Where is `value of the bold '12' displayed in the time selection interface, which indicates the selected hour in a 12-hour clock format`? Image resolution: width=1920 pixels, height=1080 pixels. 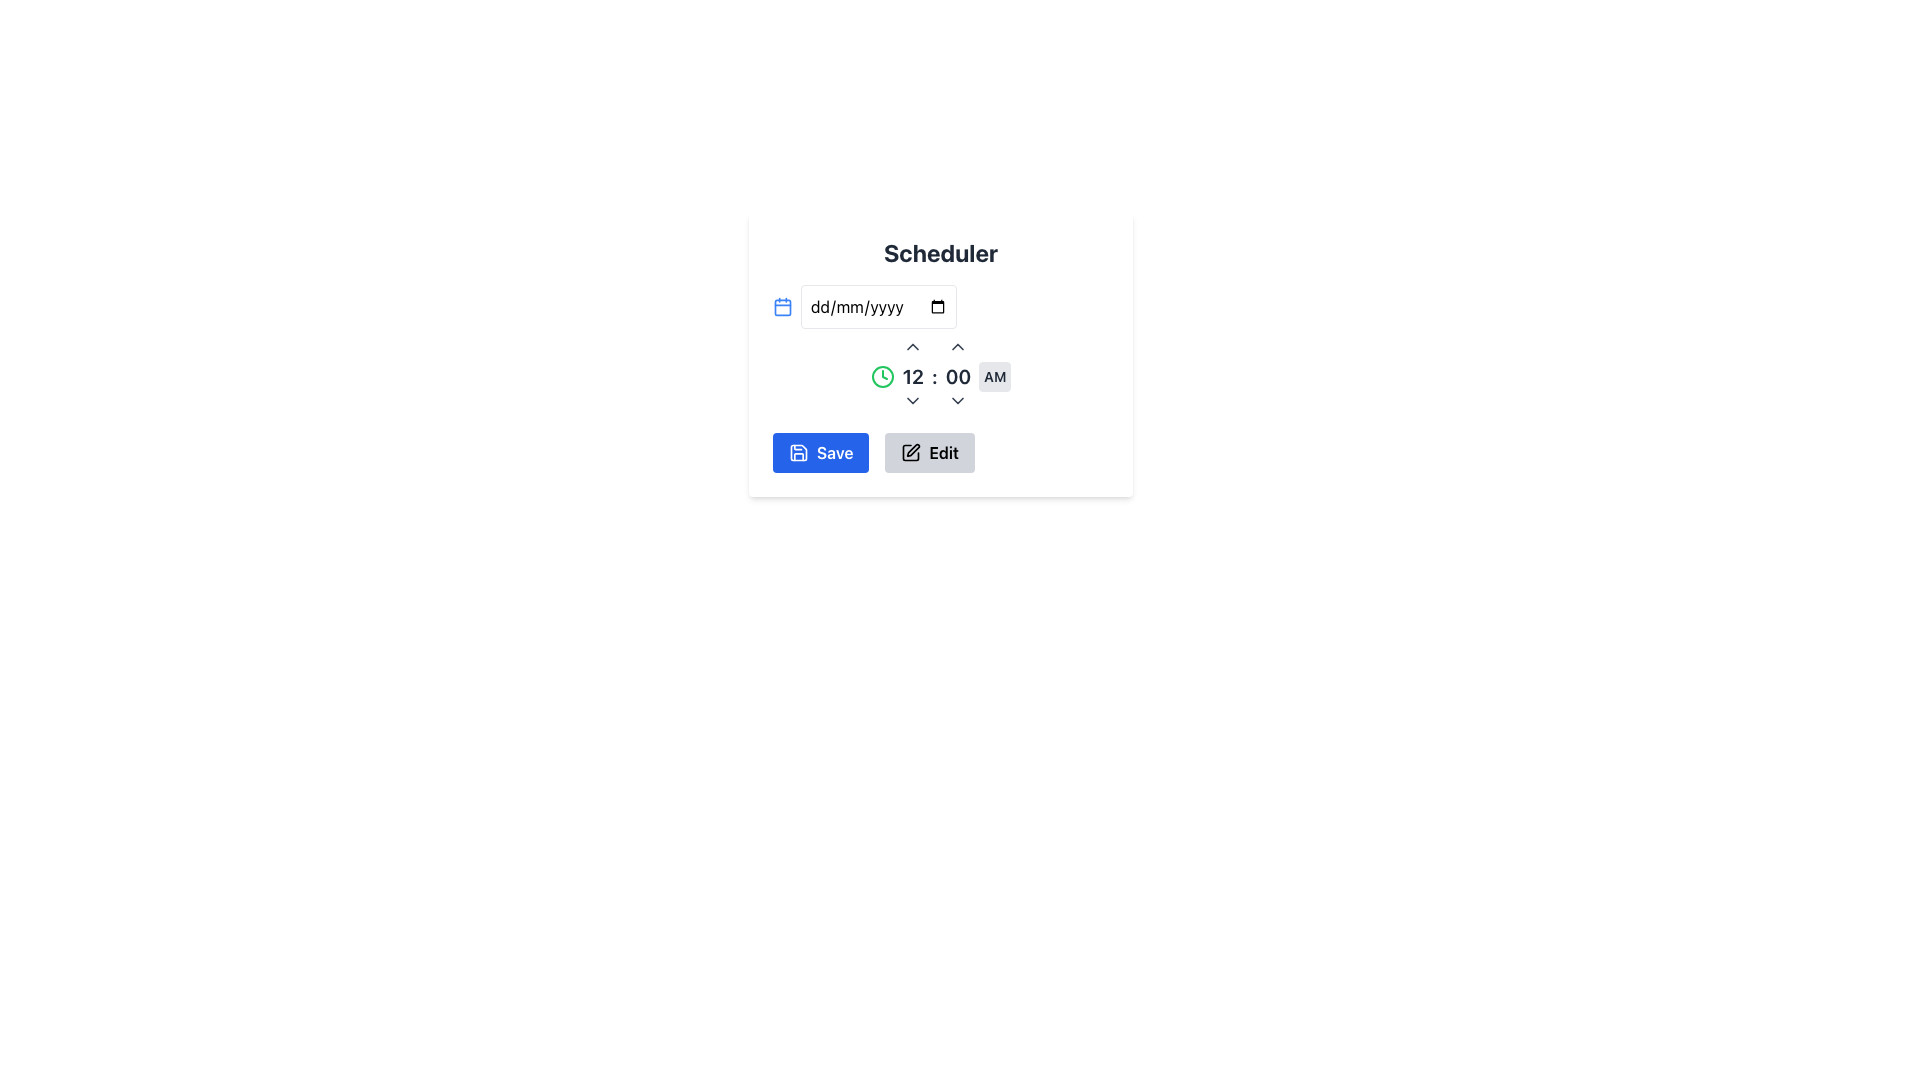
value of the bold '12' displayed in the time selection interface, which indicates the selected hour in a 12-hour clock format is located at coordinates (912, 377).